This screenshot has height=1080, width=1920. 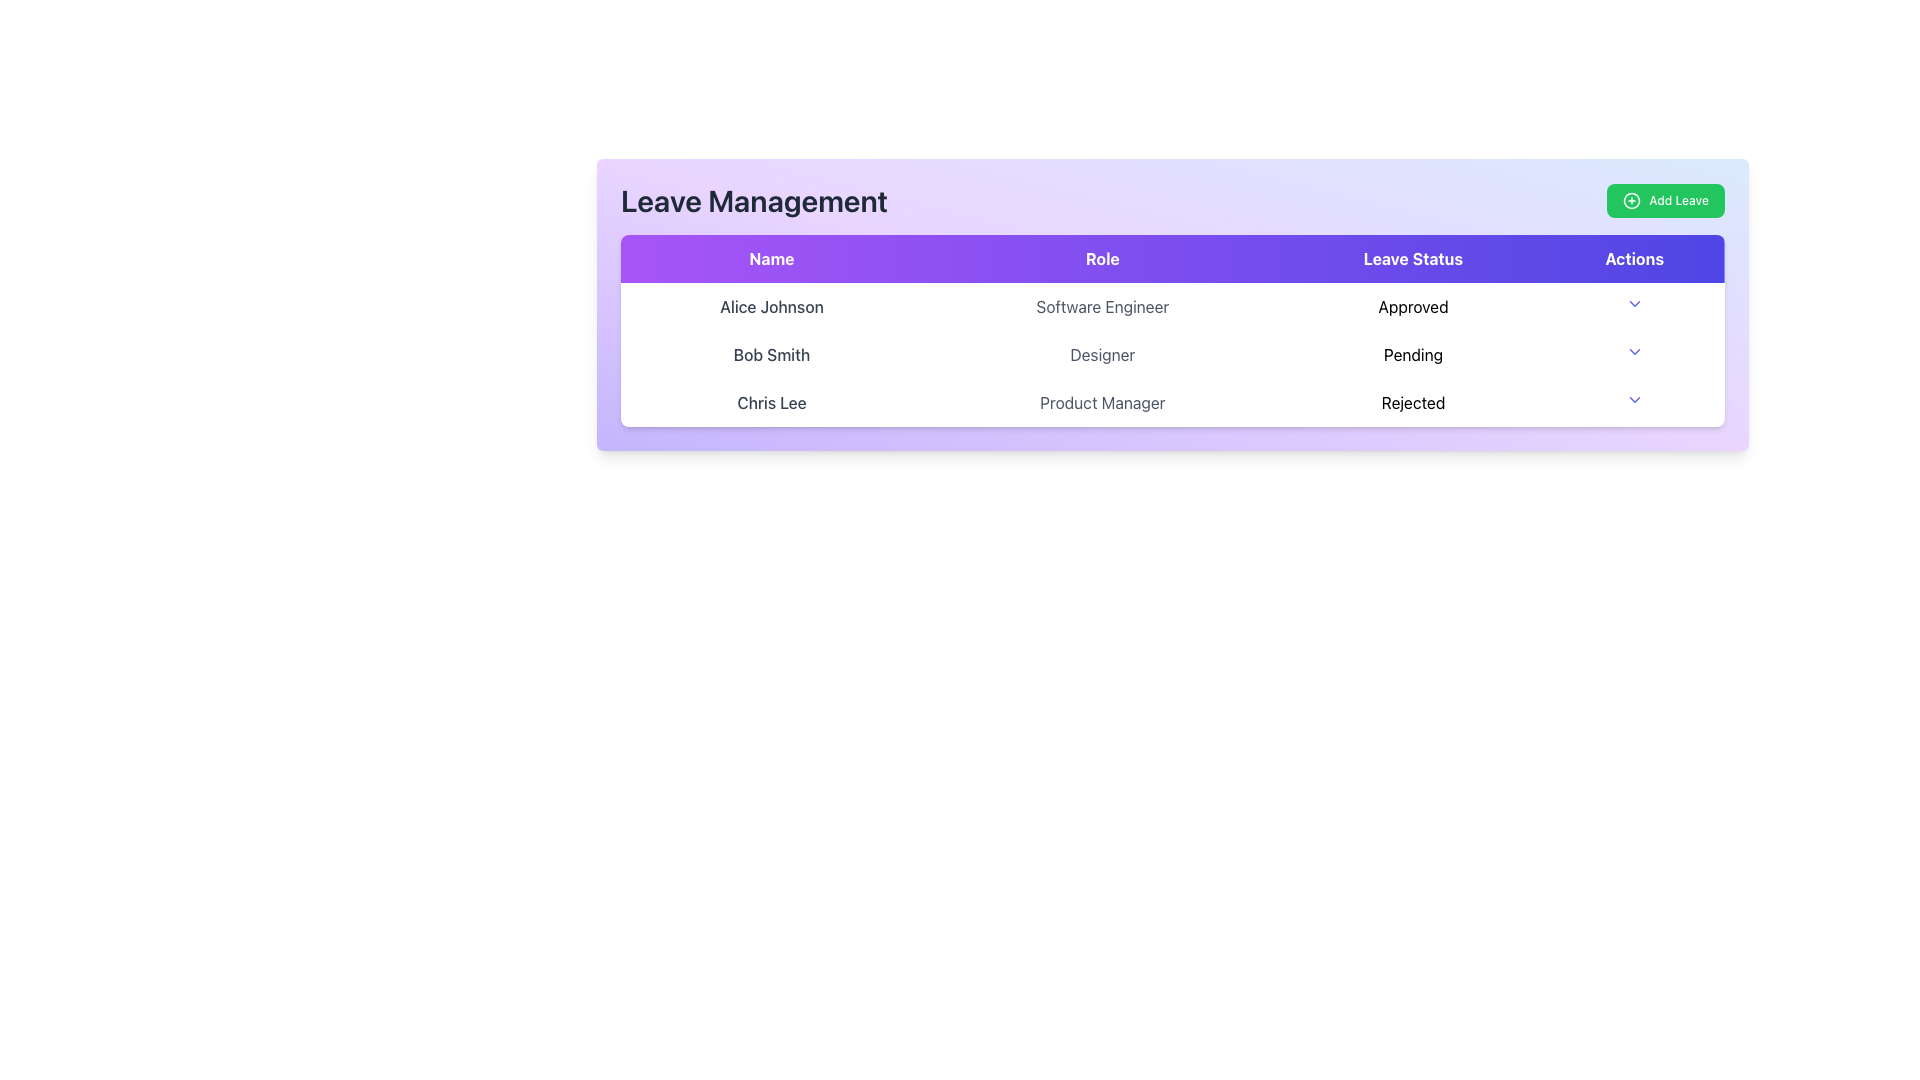 What do you see at coordinates (1634, 304) in the screenshot?
I see `the downward-facing chevron icon in the 'Actions' column for the 'Leave Status' labeled as 'Approved'` at bounding box center [1634, 304].